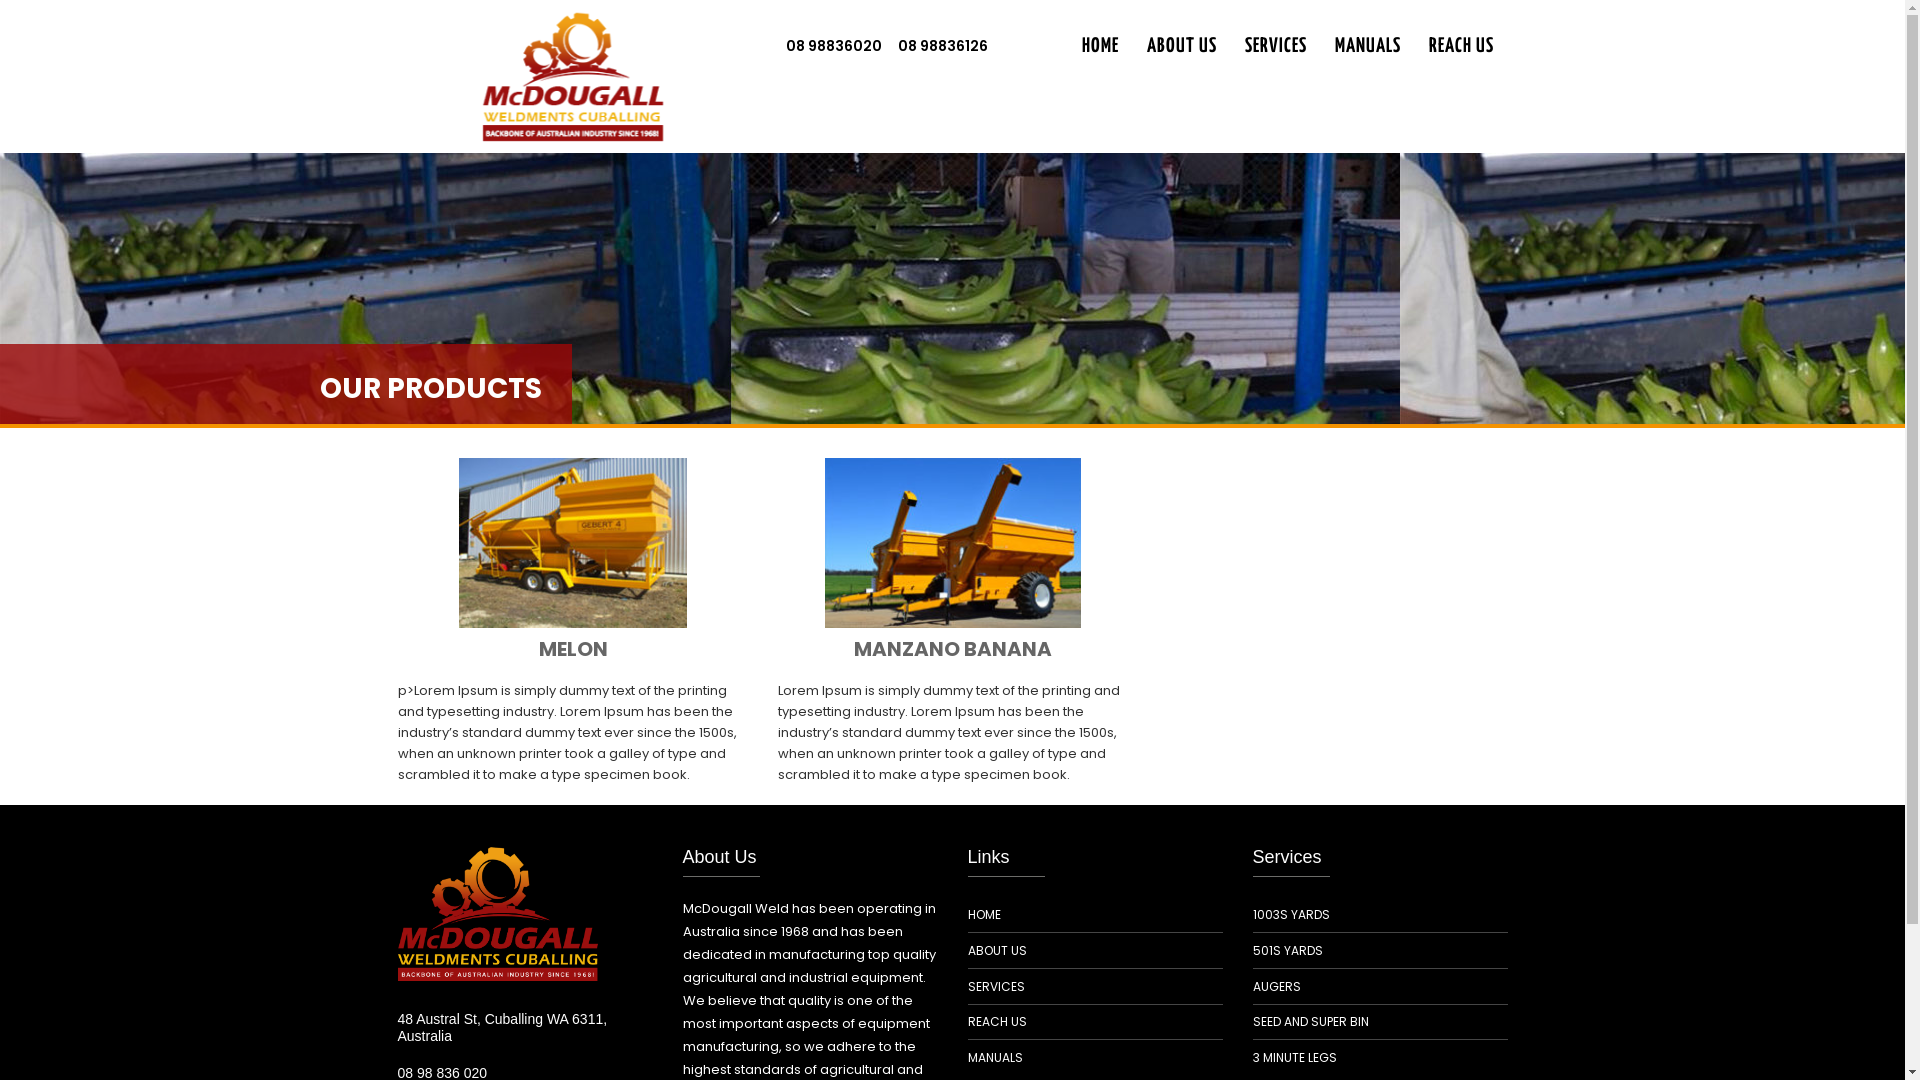 This screenshot has width=1920, height=1080. Describe the element at coordinates (997, 950) in the screenshot. I see `'ABOUT US'` at that location.